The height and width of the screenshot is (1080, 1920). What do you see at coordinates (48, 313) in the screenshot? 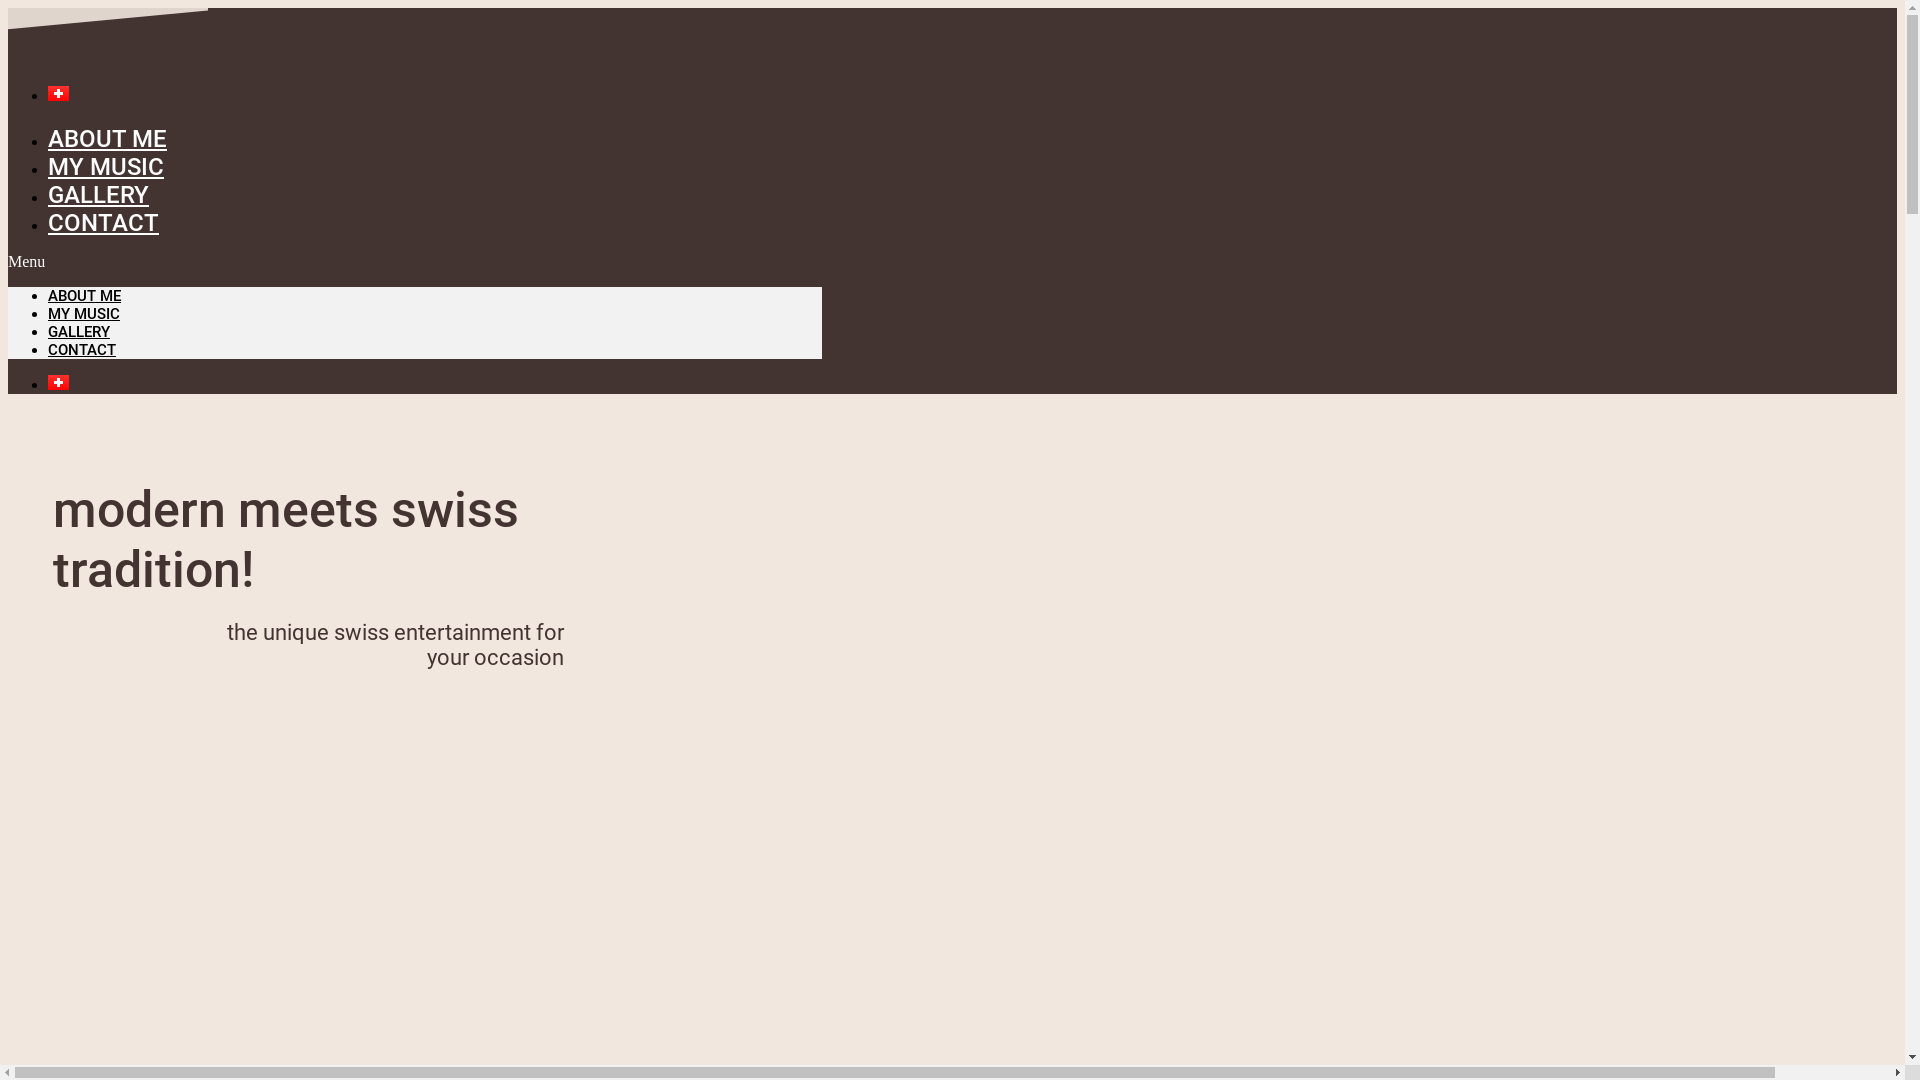
I see `'MY MUSIC'` at bounding box center [48, 313].